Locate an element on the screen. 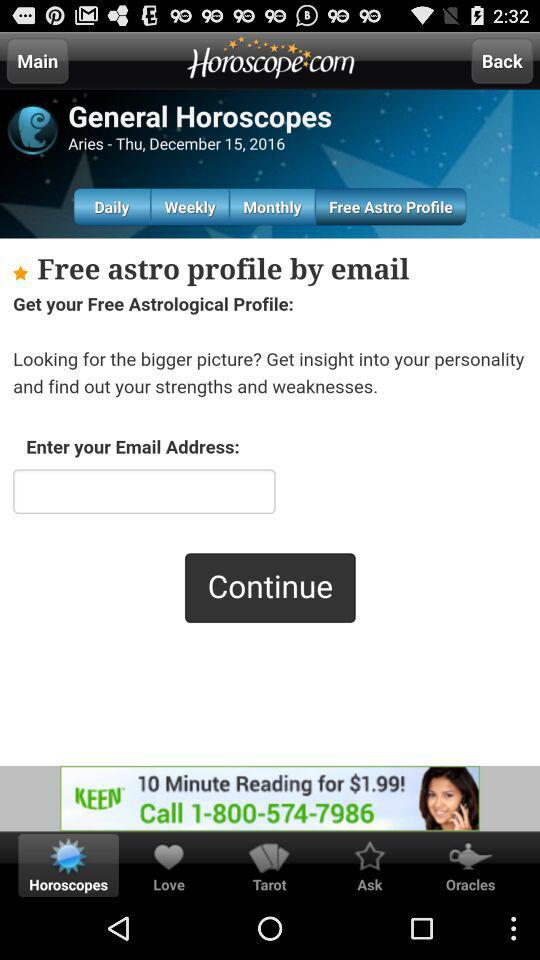  second icon from the bottom left of the screen is located at coordinates (168, 855).